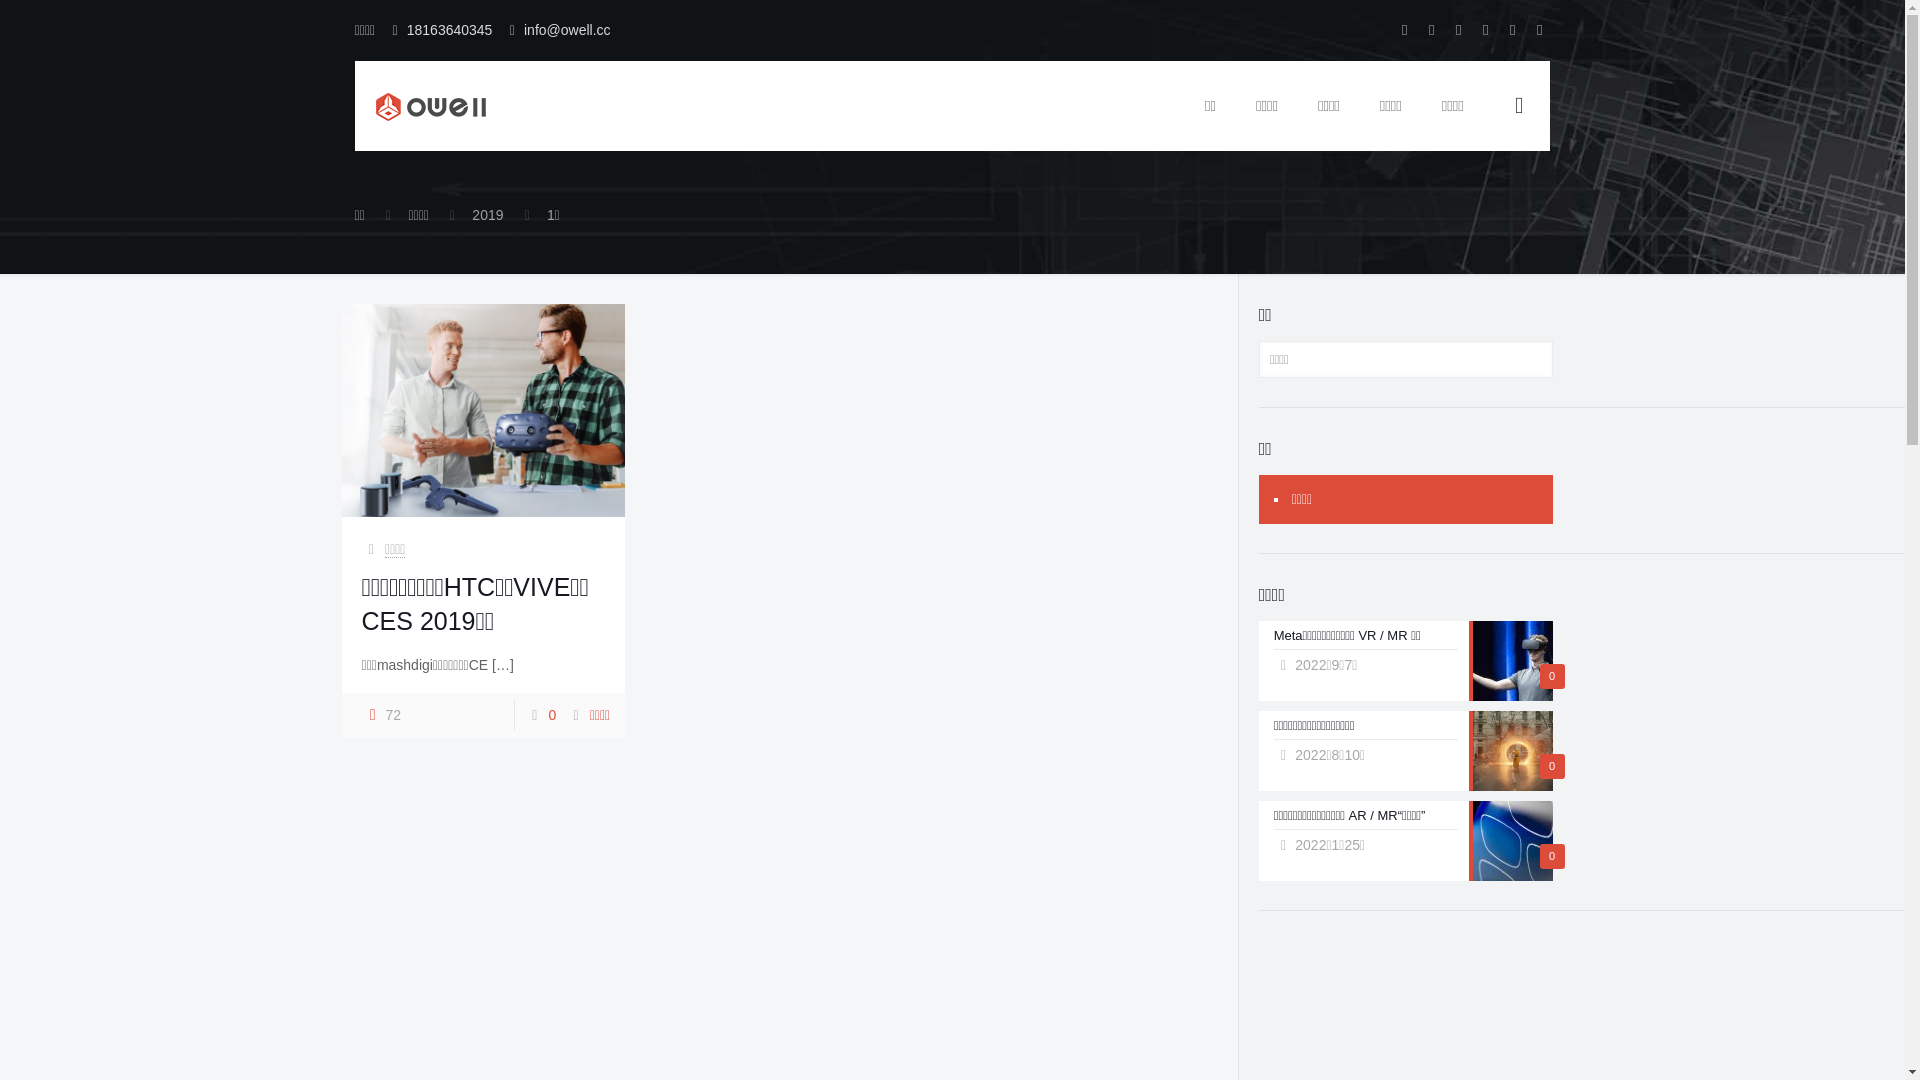 The width and height of the screenshot is (1920, 1080). What do you see at coordinates (449, 30) in the screenshot?
I see `'18163640345'` at bounding box center [449, 30].